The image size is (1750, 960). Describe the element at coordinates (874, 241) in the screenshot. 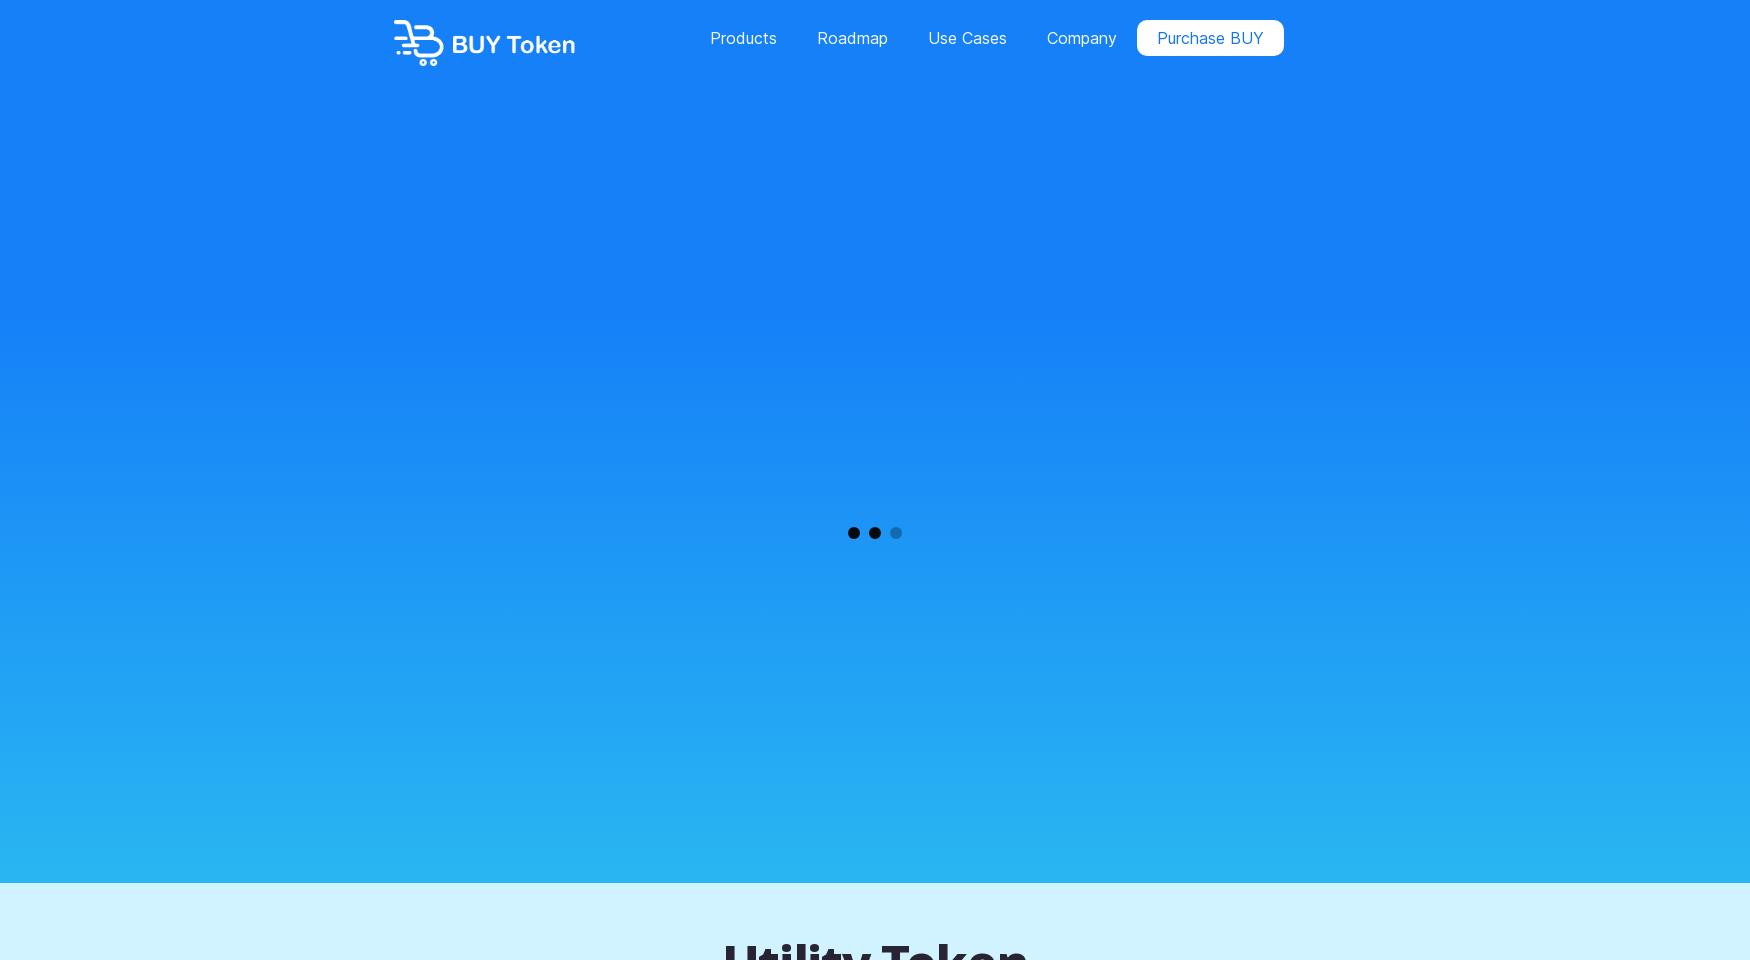

I see `'Dropshipper'` at that location.